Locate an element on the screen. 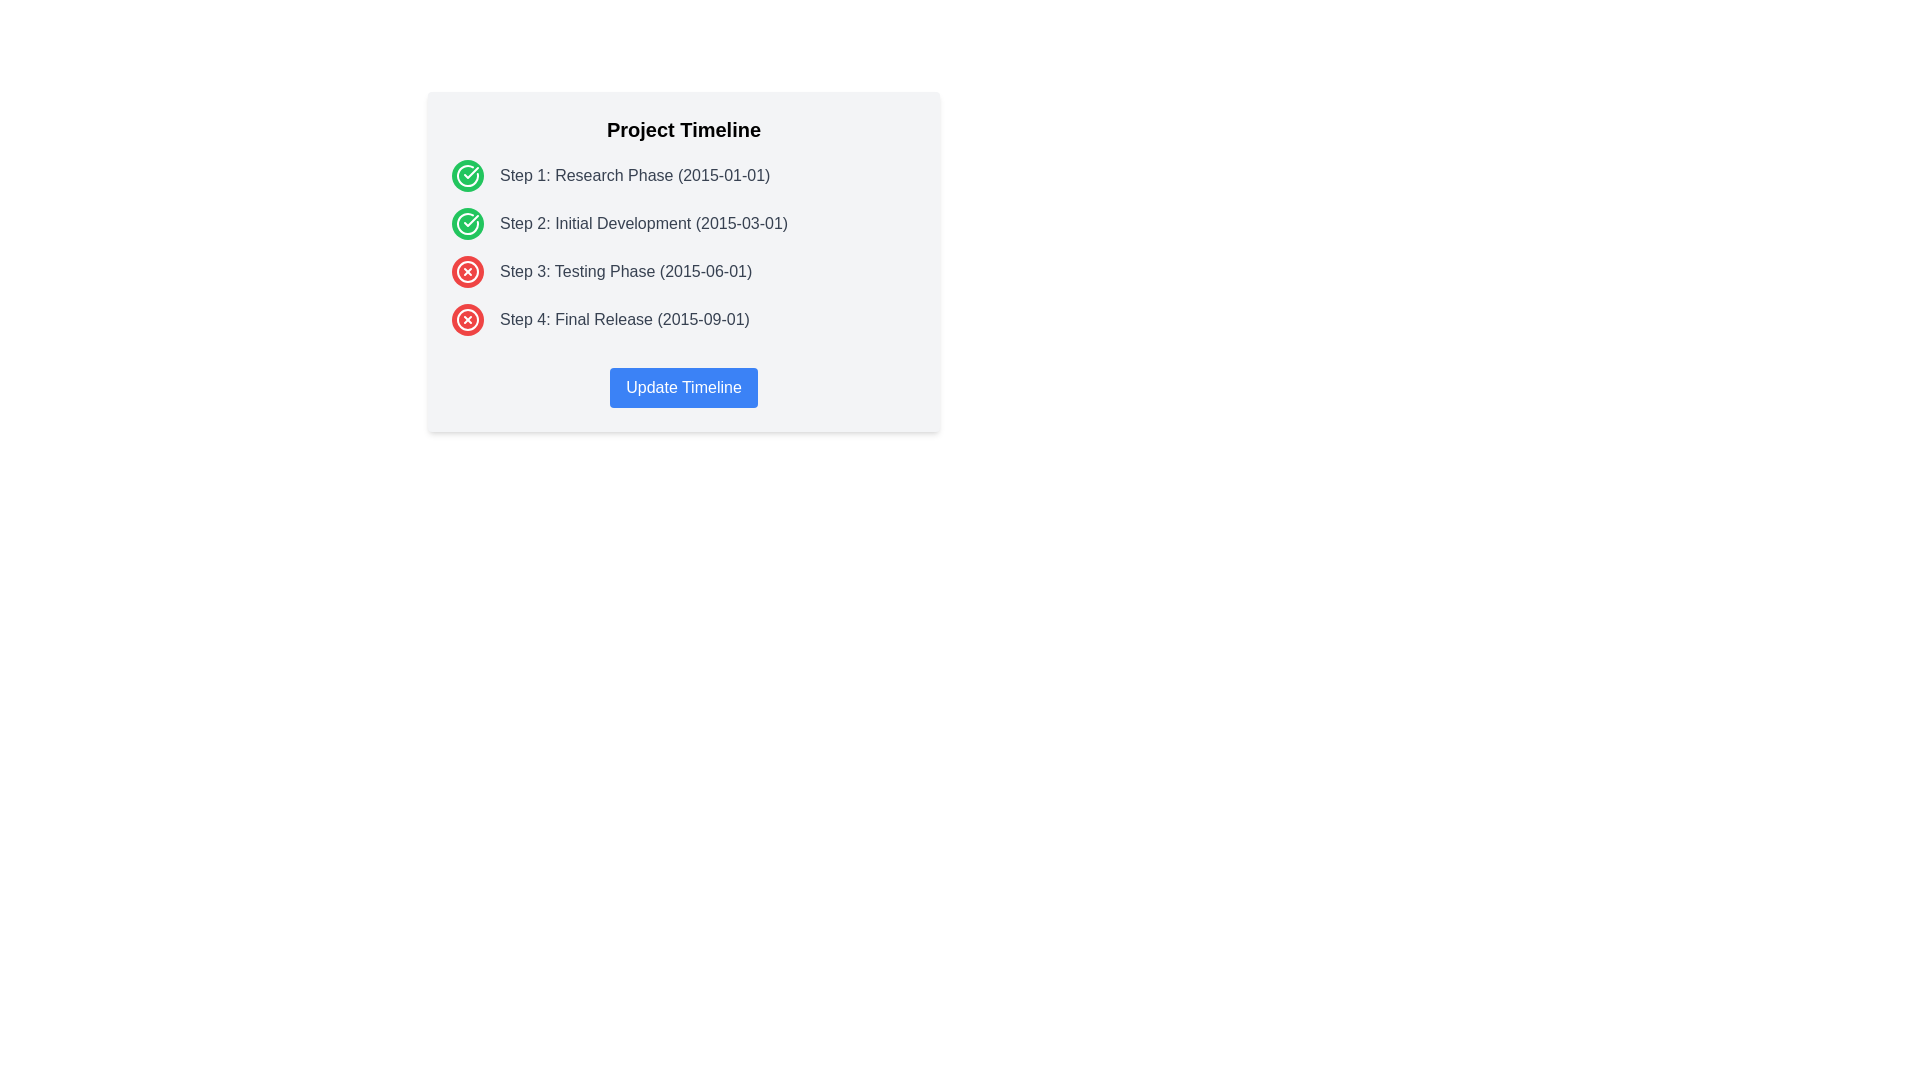 This screenshot has width=1920, height=1080. the informational text element that describes the first step in the project timeline, located to the left of the circular green icon with a white check mark is located at coordinates (634, 175).